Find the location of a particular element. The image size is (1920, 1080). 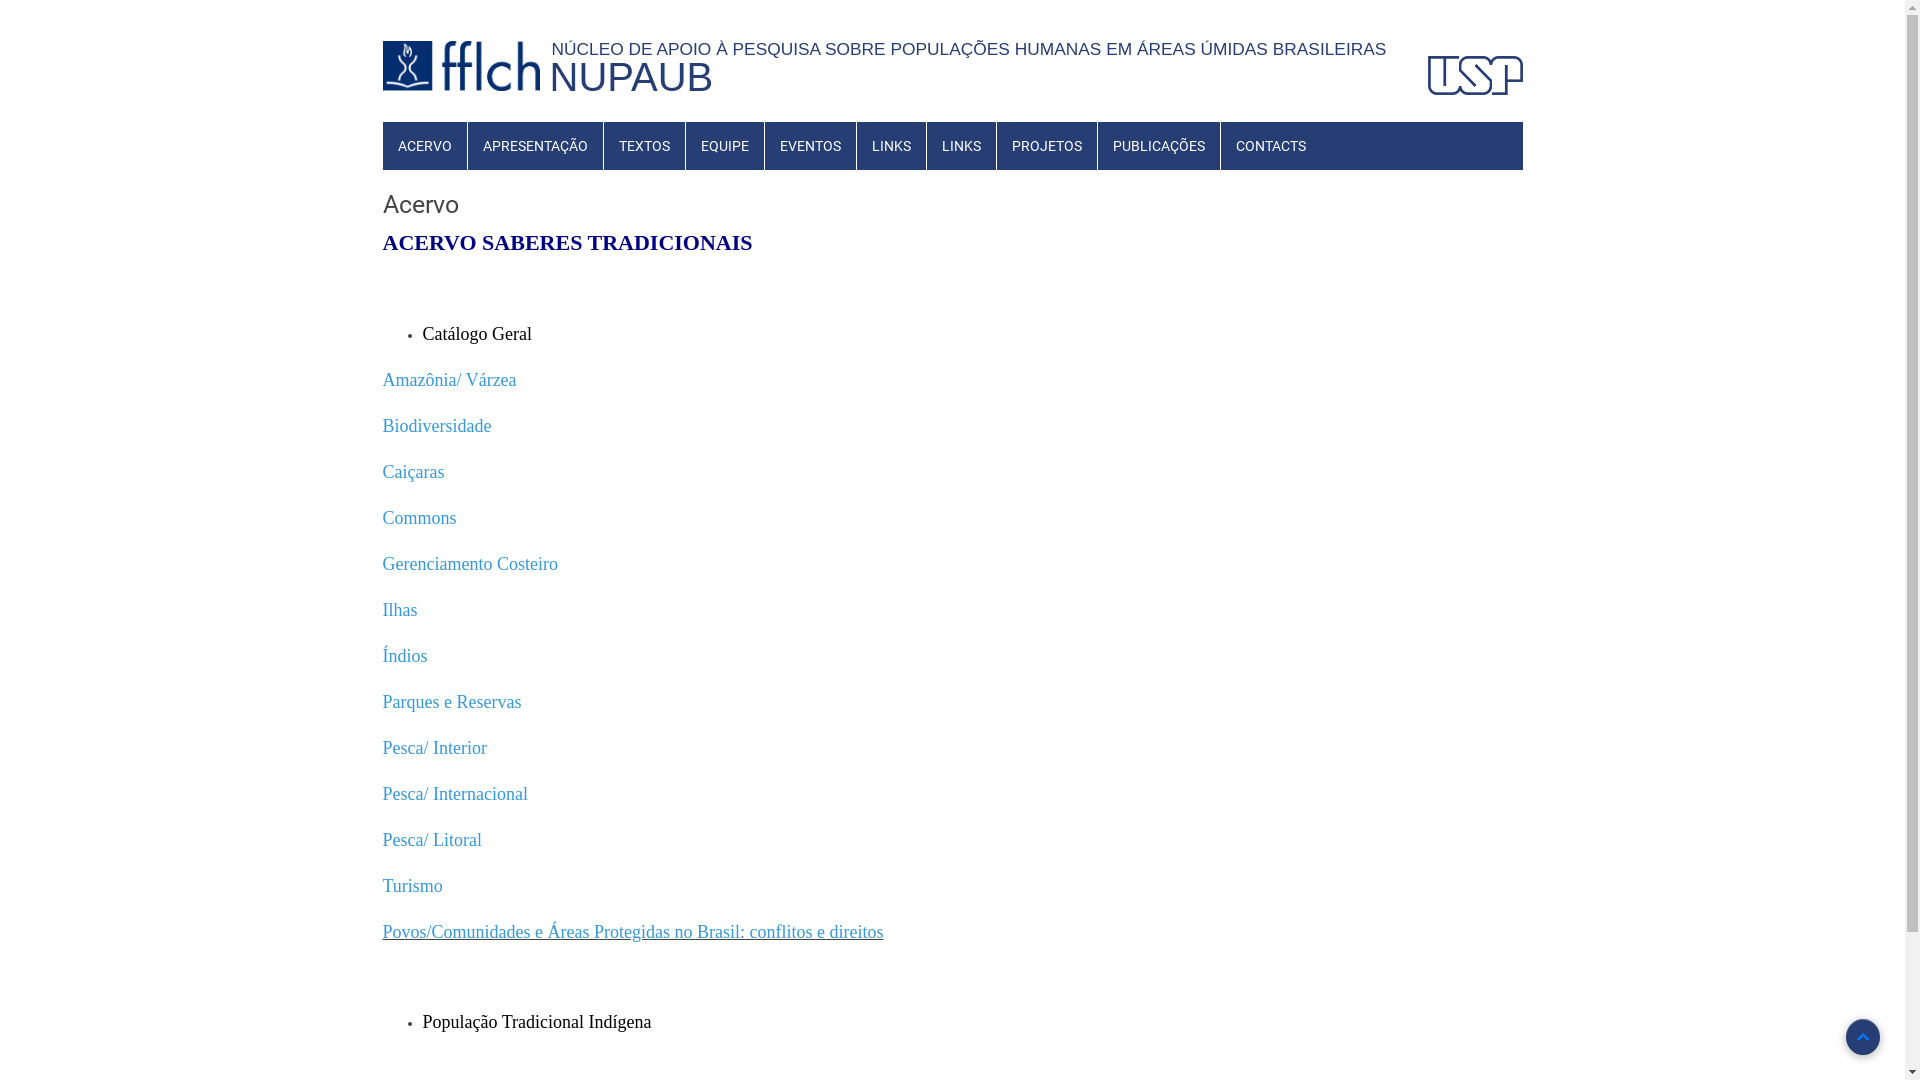

'Commons' is located at coordinates (417, 518).